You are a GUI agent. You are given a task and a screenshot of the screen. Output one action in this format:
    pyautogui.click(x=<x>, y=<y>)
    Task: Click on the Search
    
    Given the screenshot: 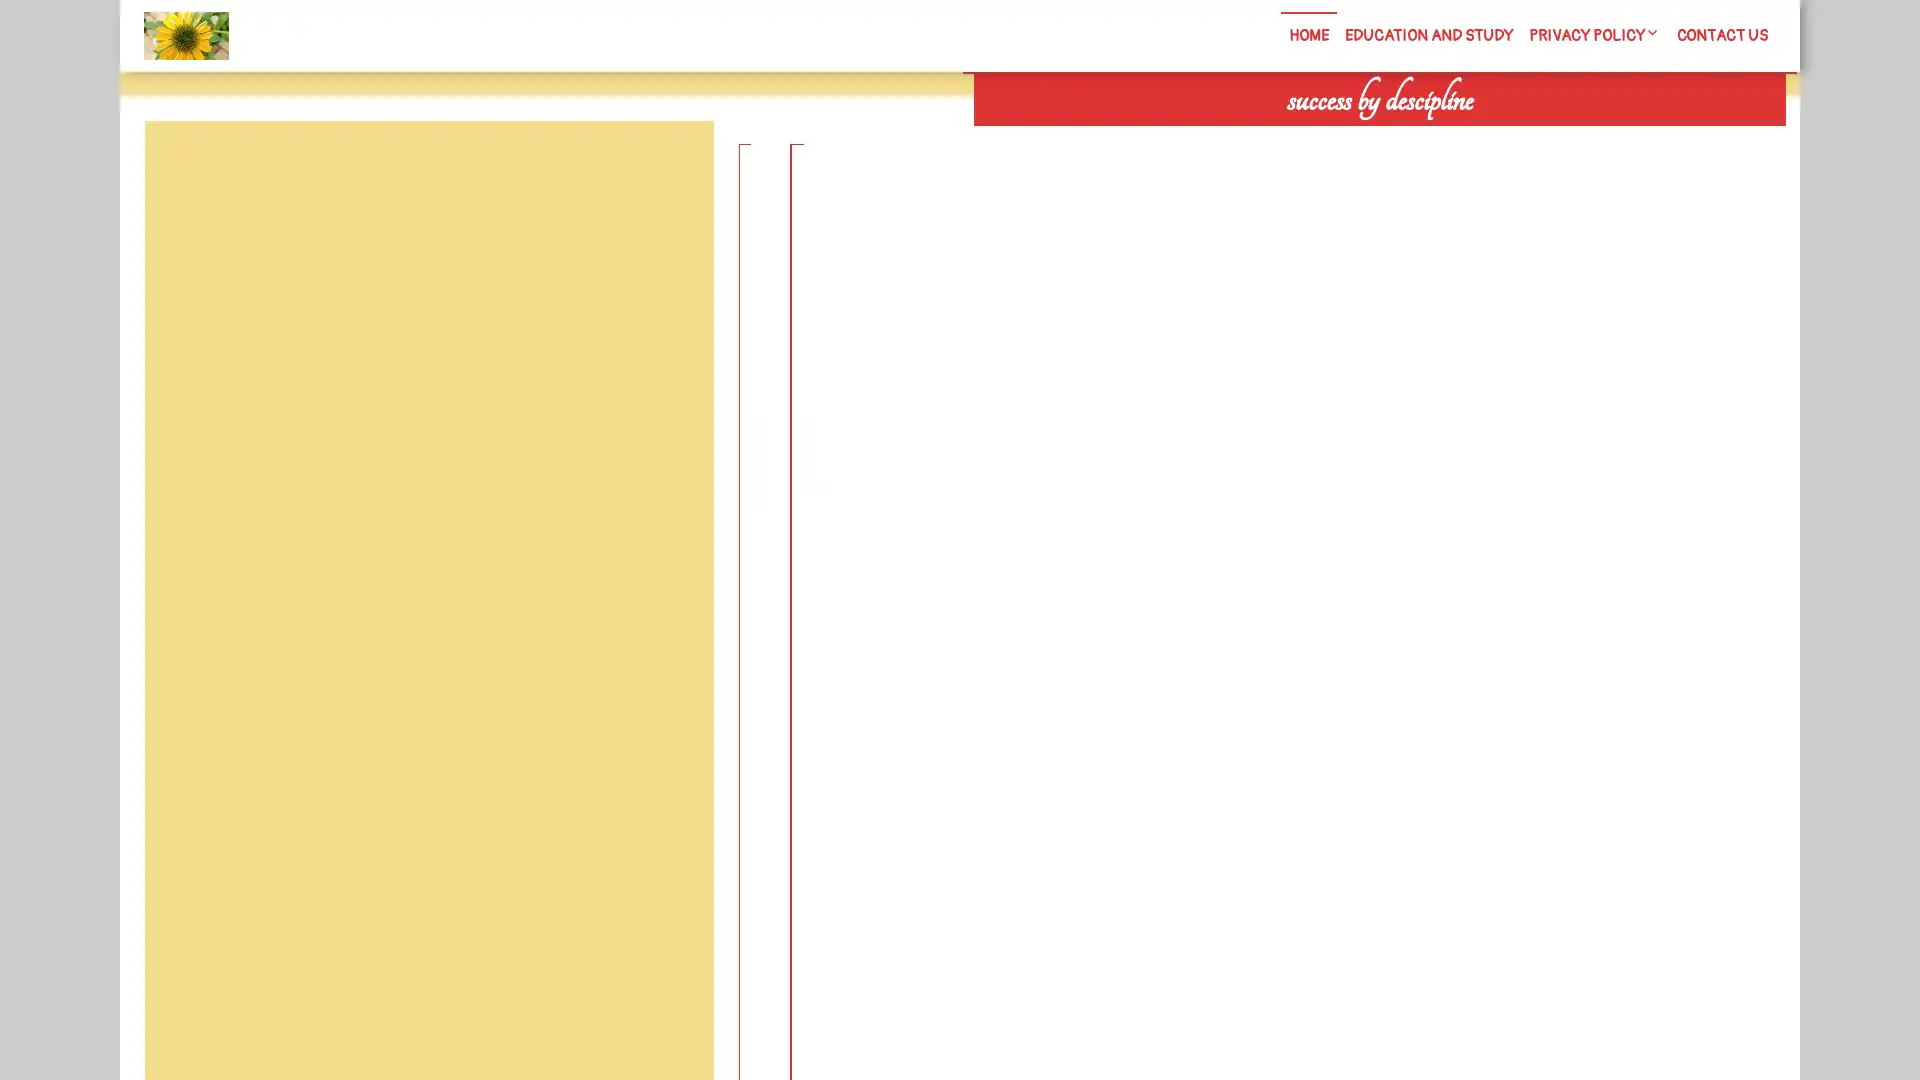 What is the action you would take?
    pyautogui.click(x=667, y=168)
    